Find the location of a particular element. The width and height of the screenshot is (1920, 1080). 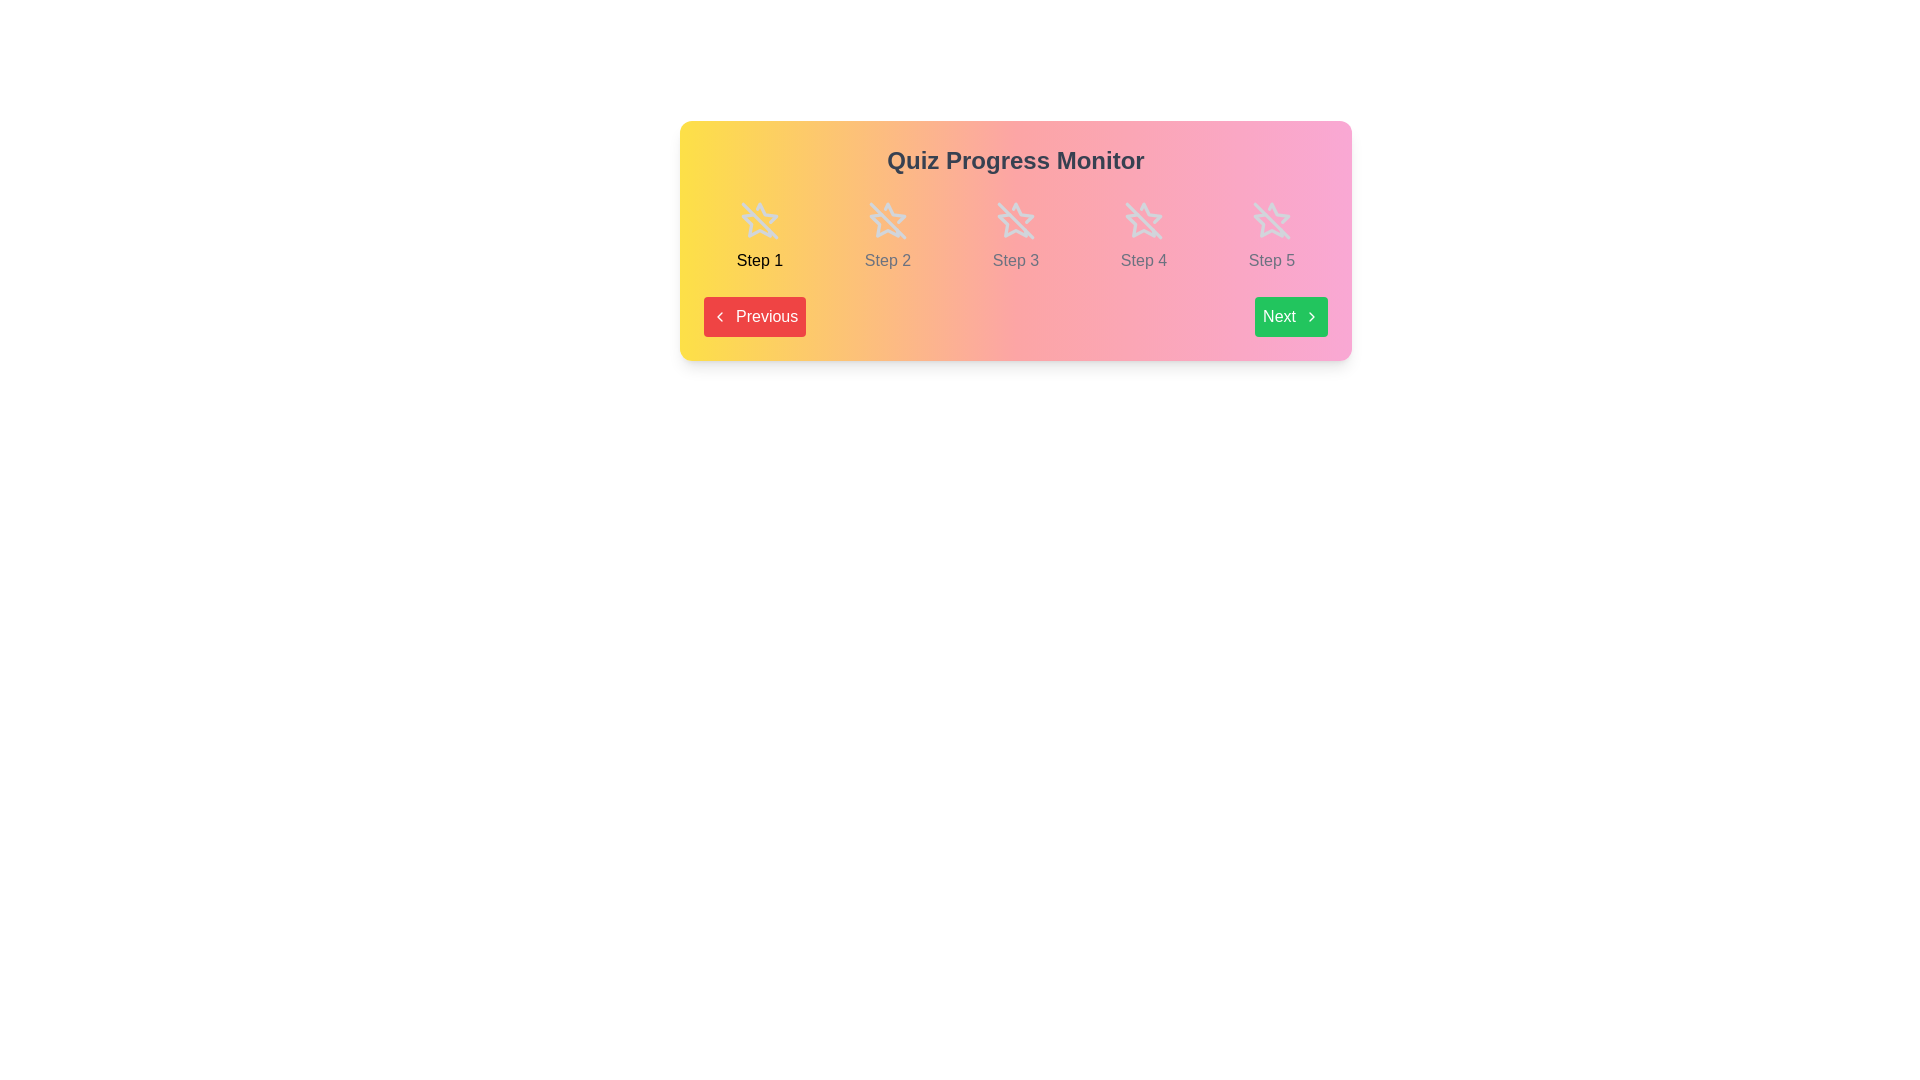

the left arrow SVG icon within the red 'Previous' button is located at coordinates (720, 315).